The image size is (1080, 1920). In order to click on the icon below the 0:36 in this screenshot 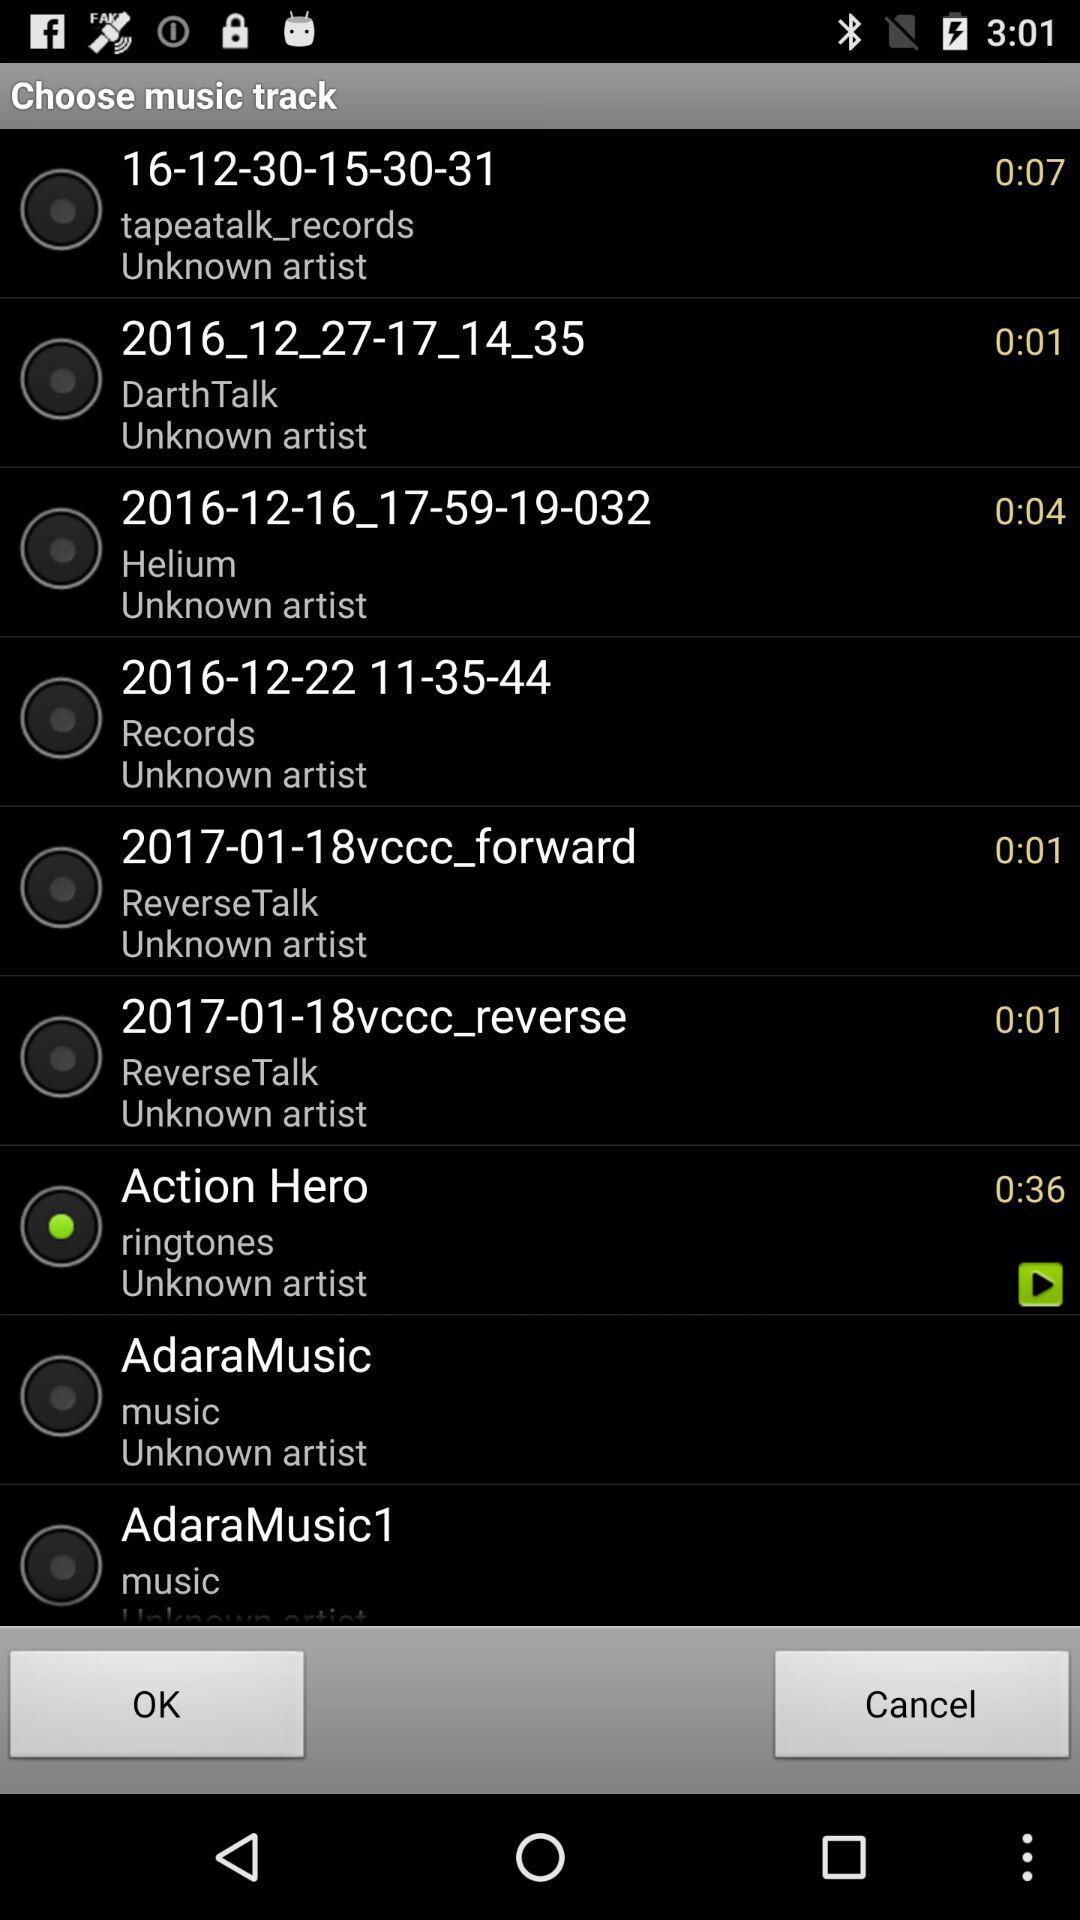, I will do `click(1039, 1284)`.